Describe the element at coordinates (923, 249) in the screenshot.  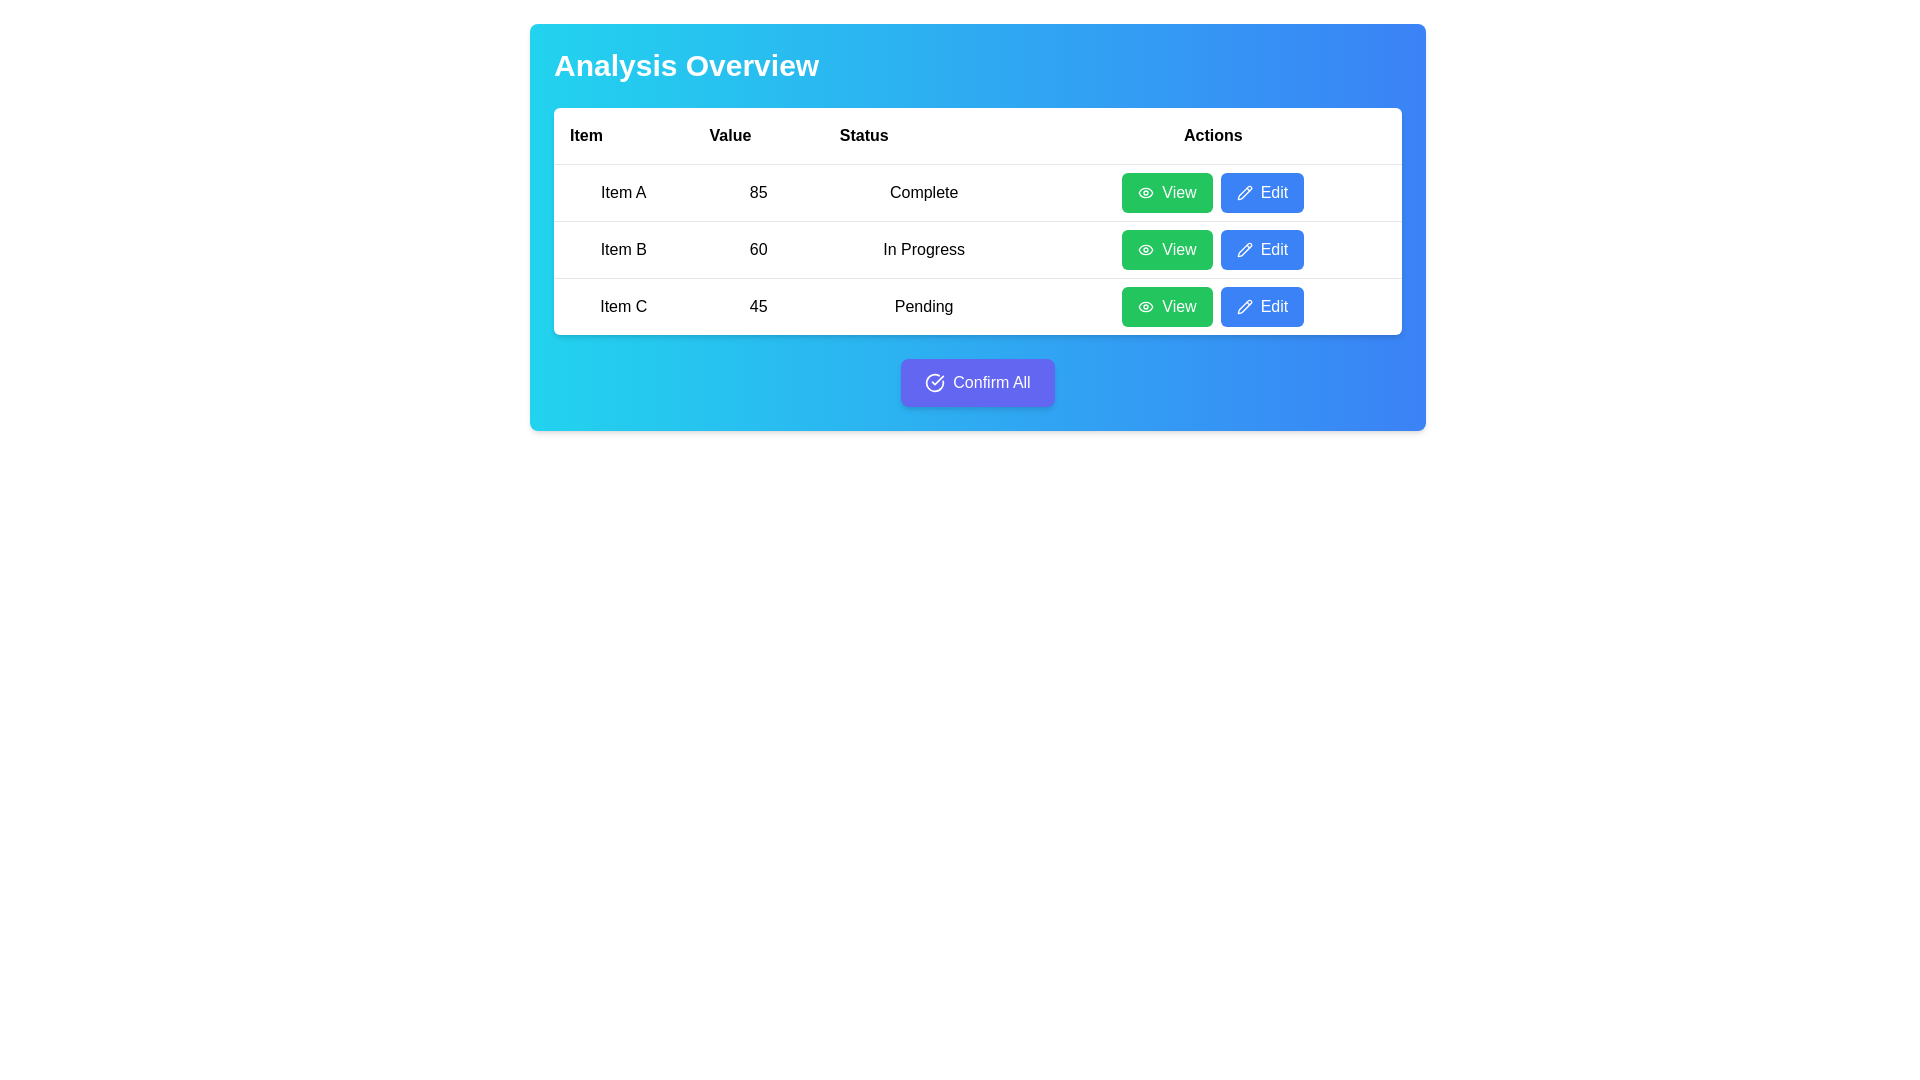
I see `the status text element indicating 'In Progress' for 'Item B', located in the 'Status' column of the second row of the table` at that location.